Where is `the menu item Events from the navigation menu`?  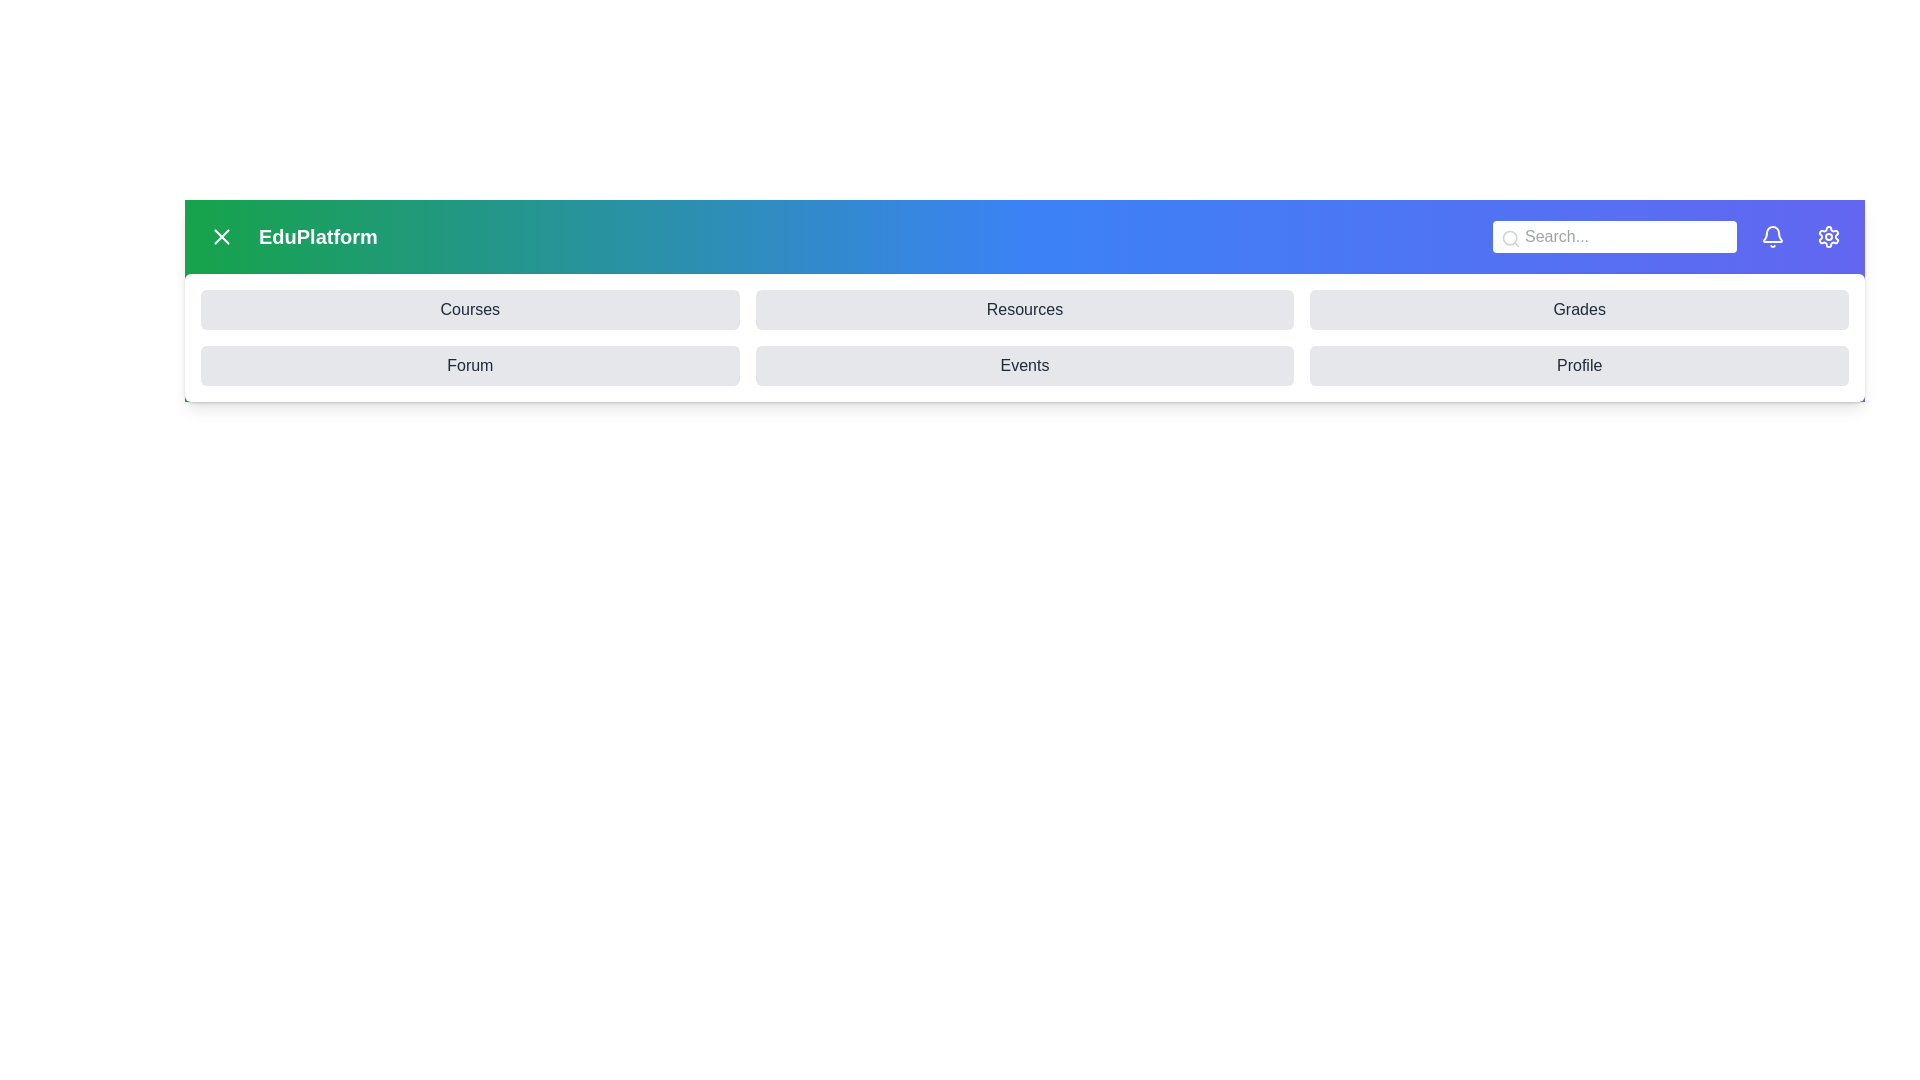 the menu item Events from the navigation menu is located at coordinates (1025, 366).